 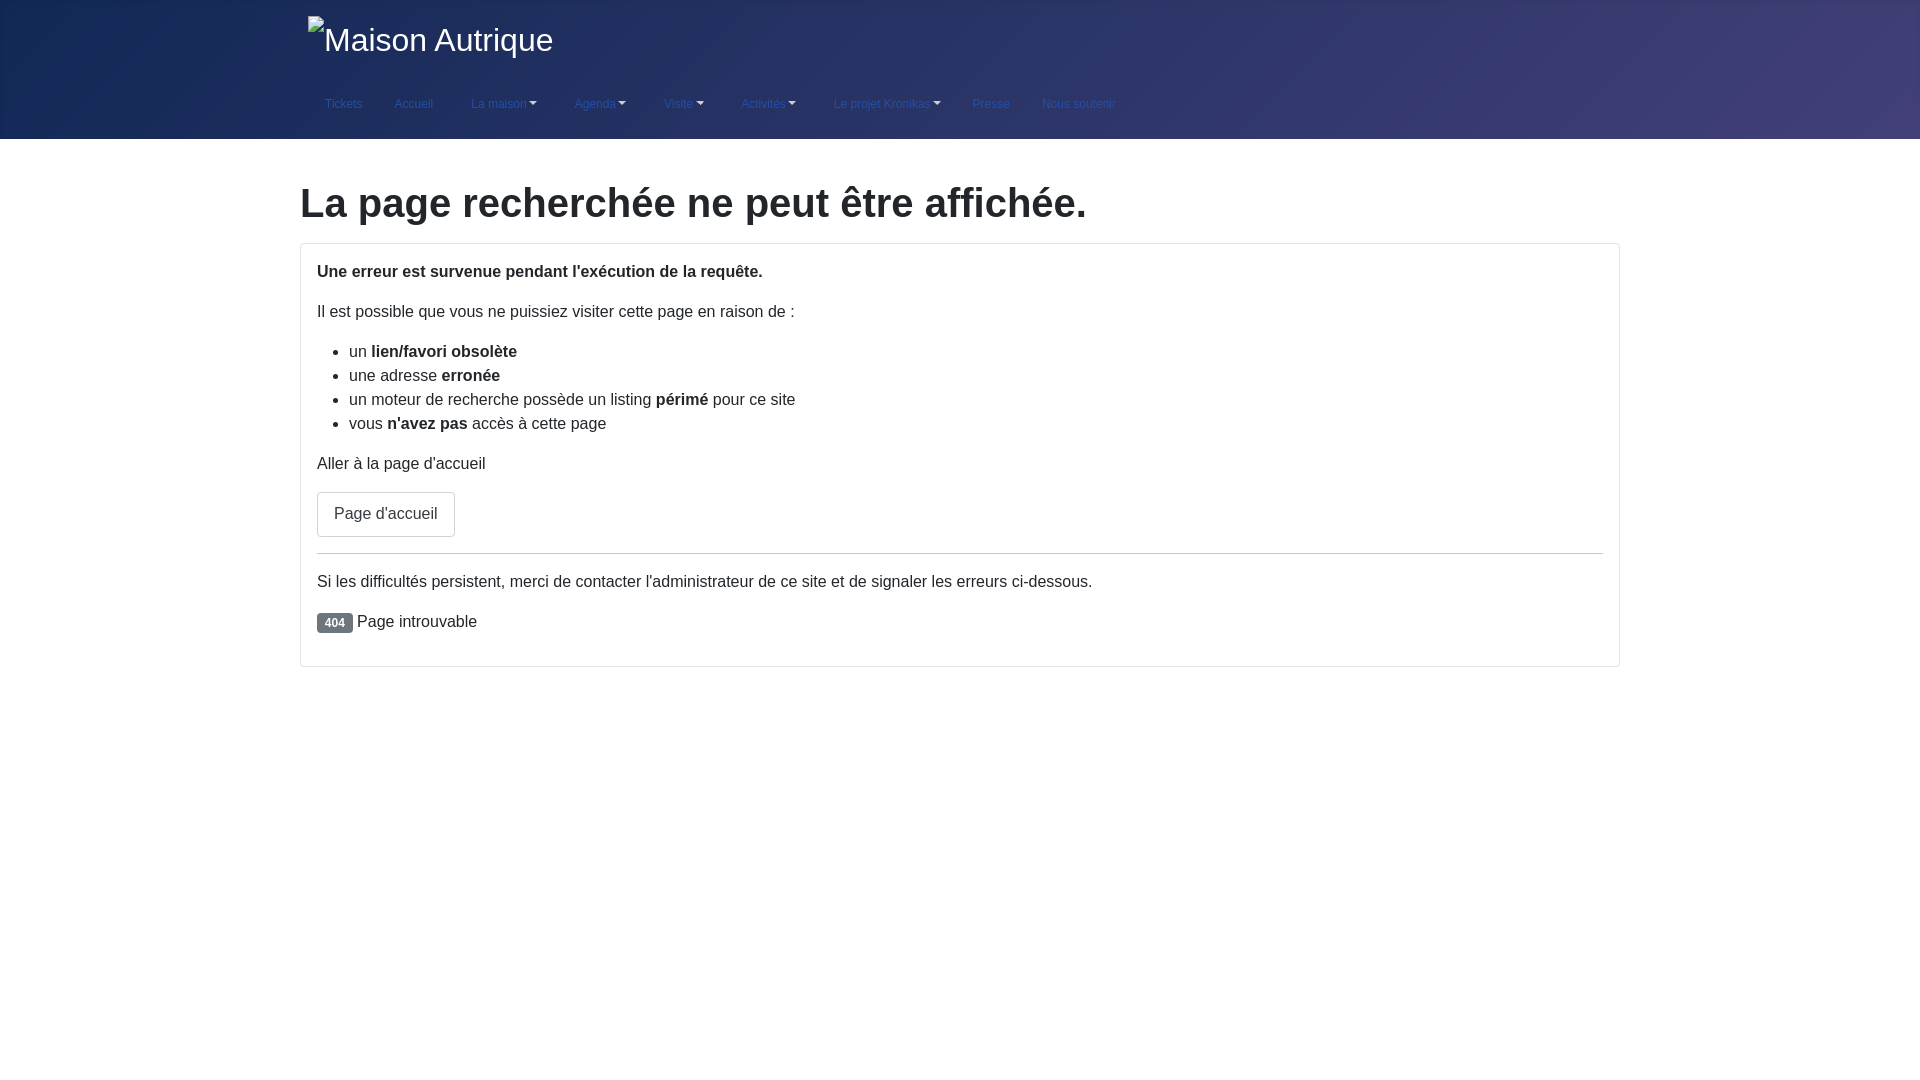 What do you see at coordinates (882, 104) in the screenshot?
I see `'Le projet Kronikas'` at bounding box center [882, 104].